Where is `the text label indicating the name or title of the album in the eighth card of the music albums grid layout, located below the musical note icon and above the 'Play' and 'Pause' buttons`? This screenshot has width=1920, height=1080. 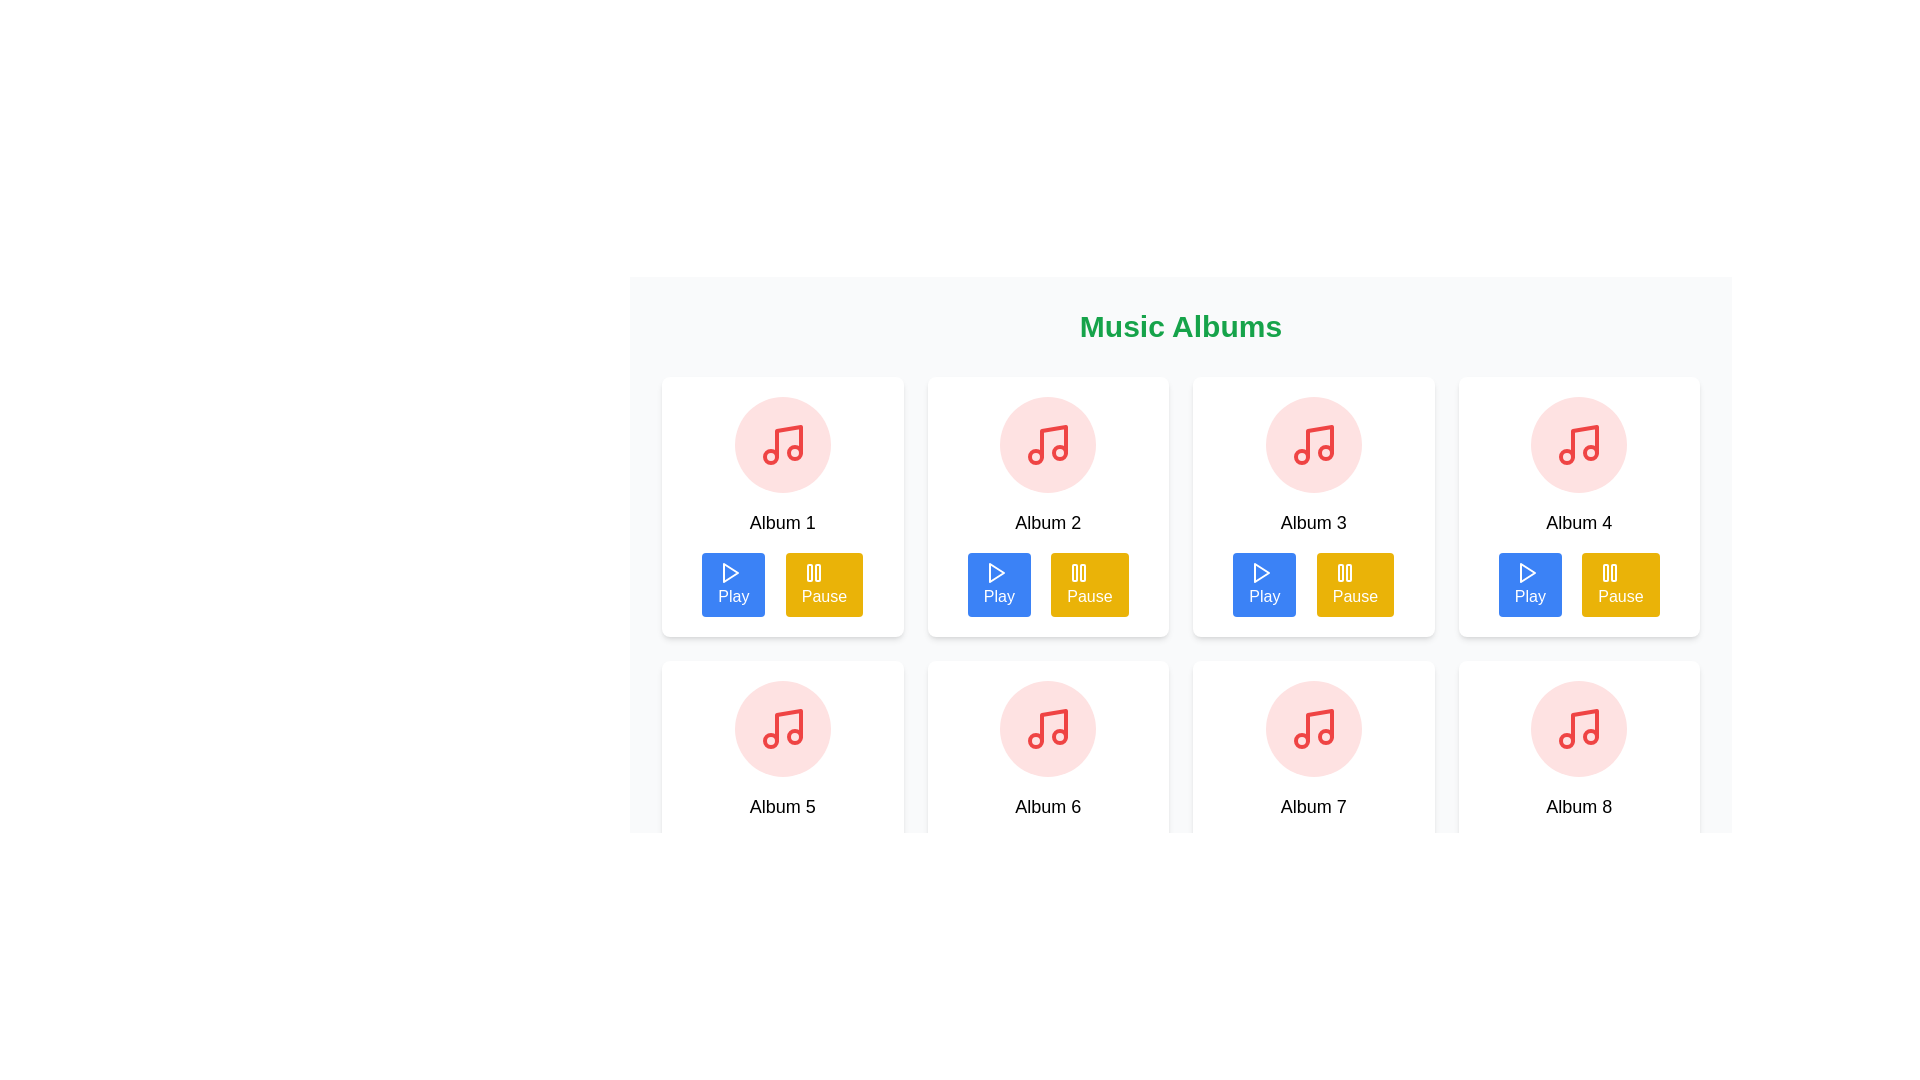 the text label indicating the name or title of the album in the eighth card of the music albums grid layout, located below the musical note icon and above the 'Play' and 'Pause' buttons is located at coordinates (1578, 805).